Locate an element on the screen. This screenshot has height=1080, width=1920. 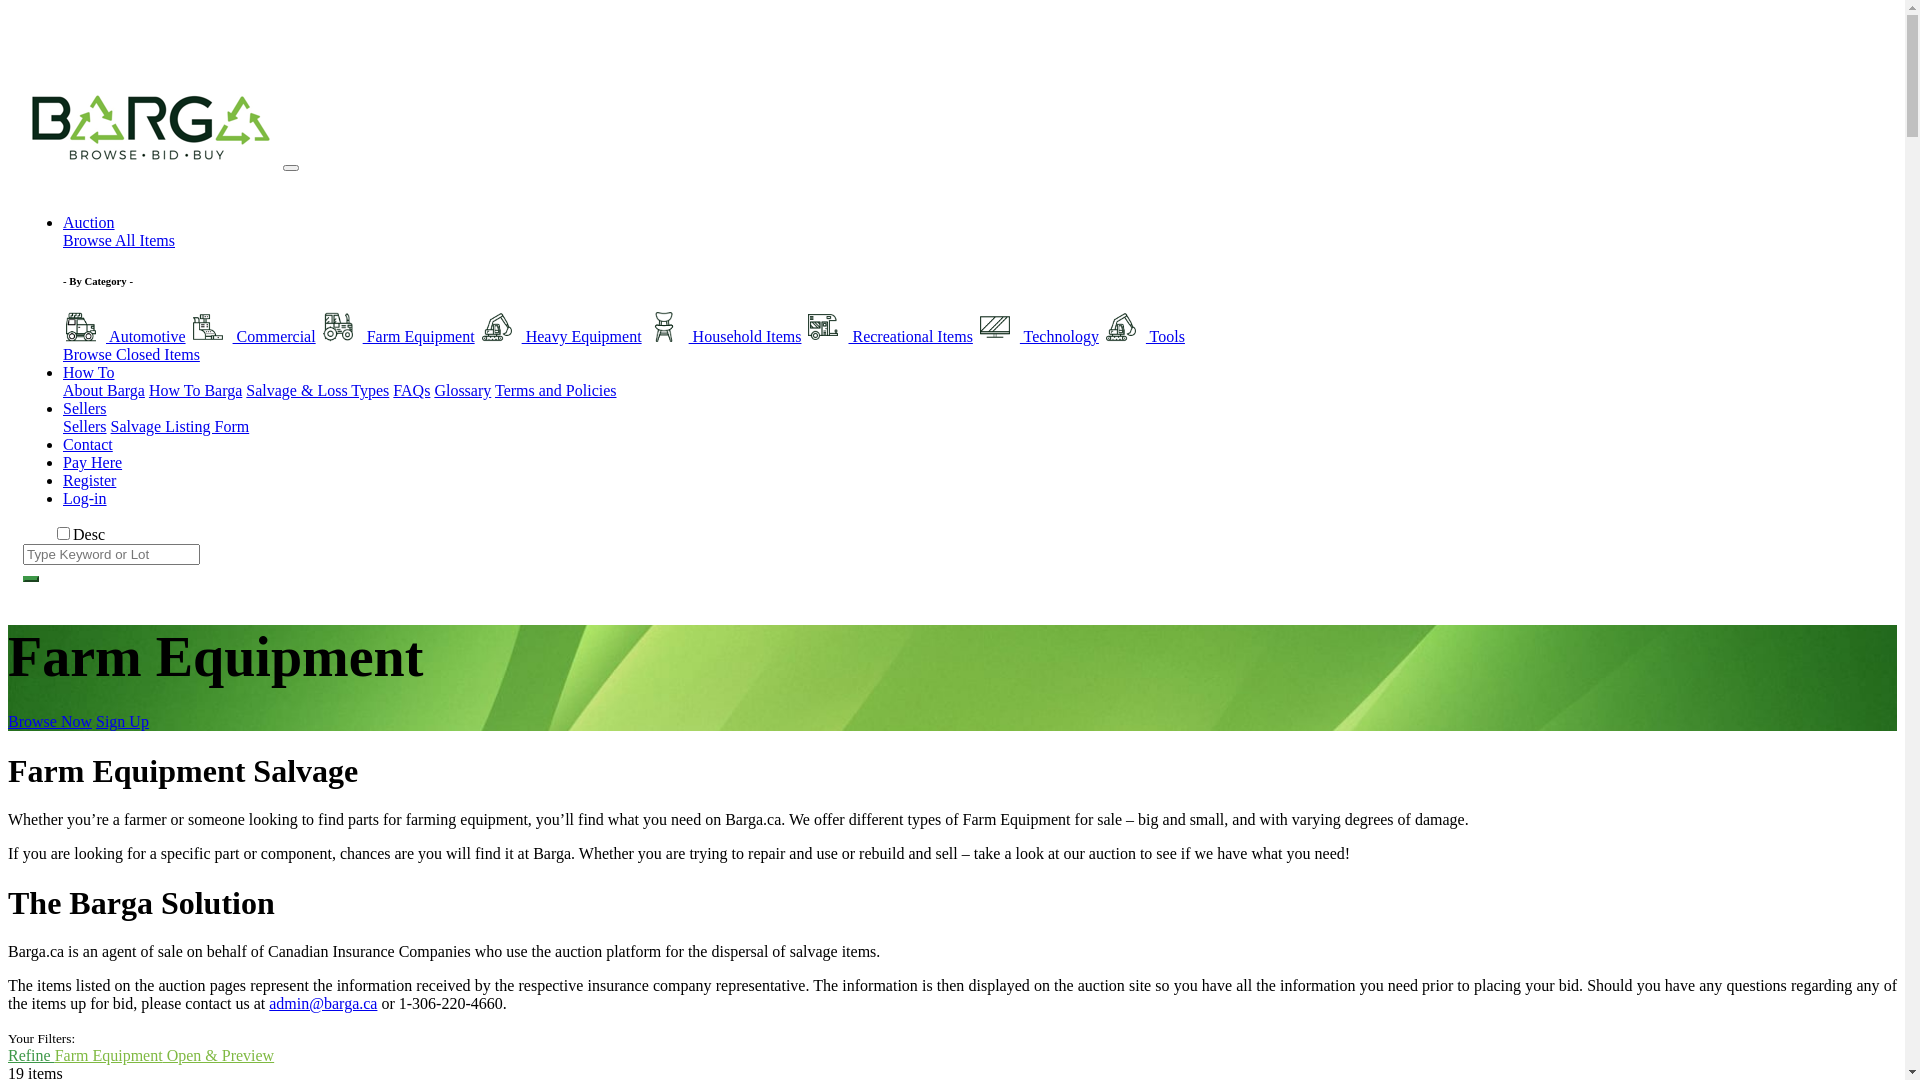
'How To' is located at coordinates (87, 372).